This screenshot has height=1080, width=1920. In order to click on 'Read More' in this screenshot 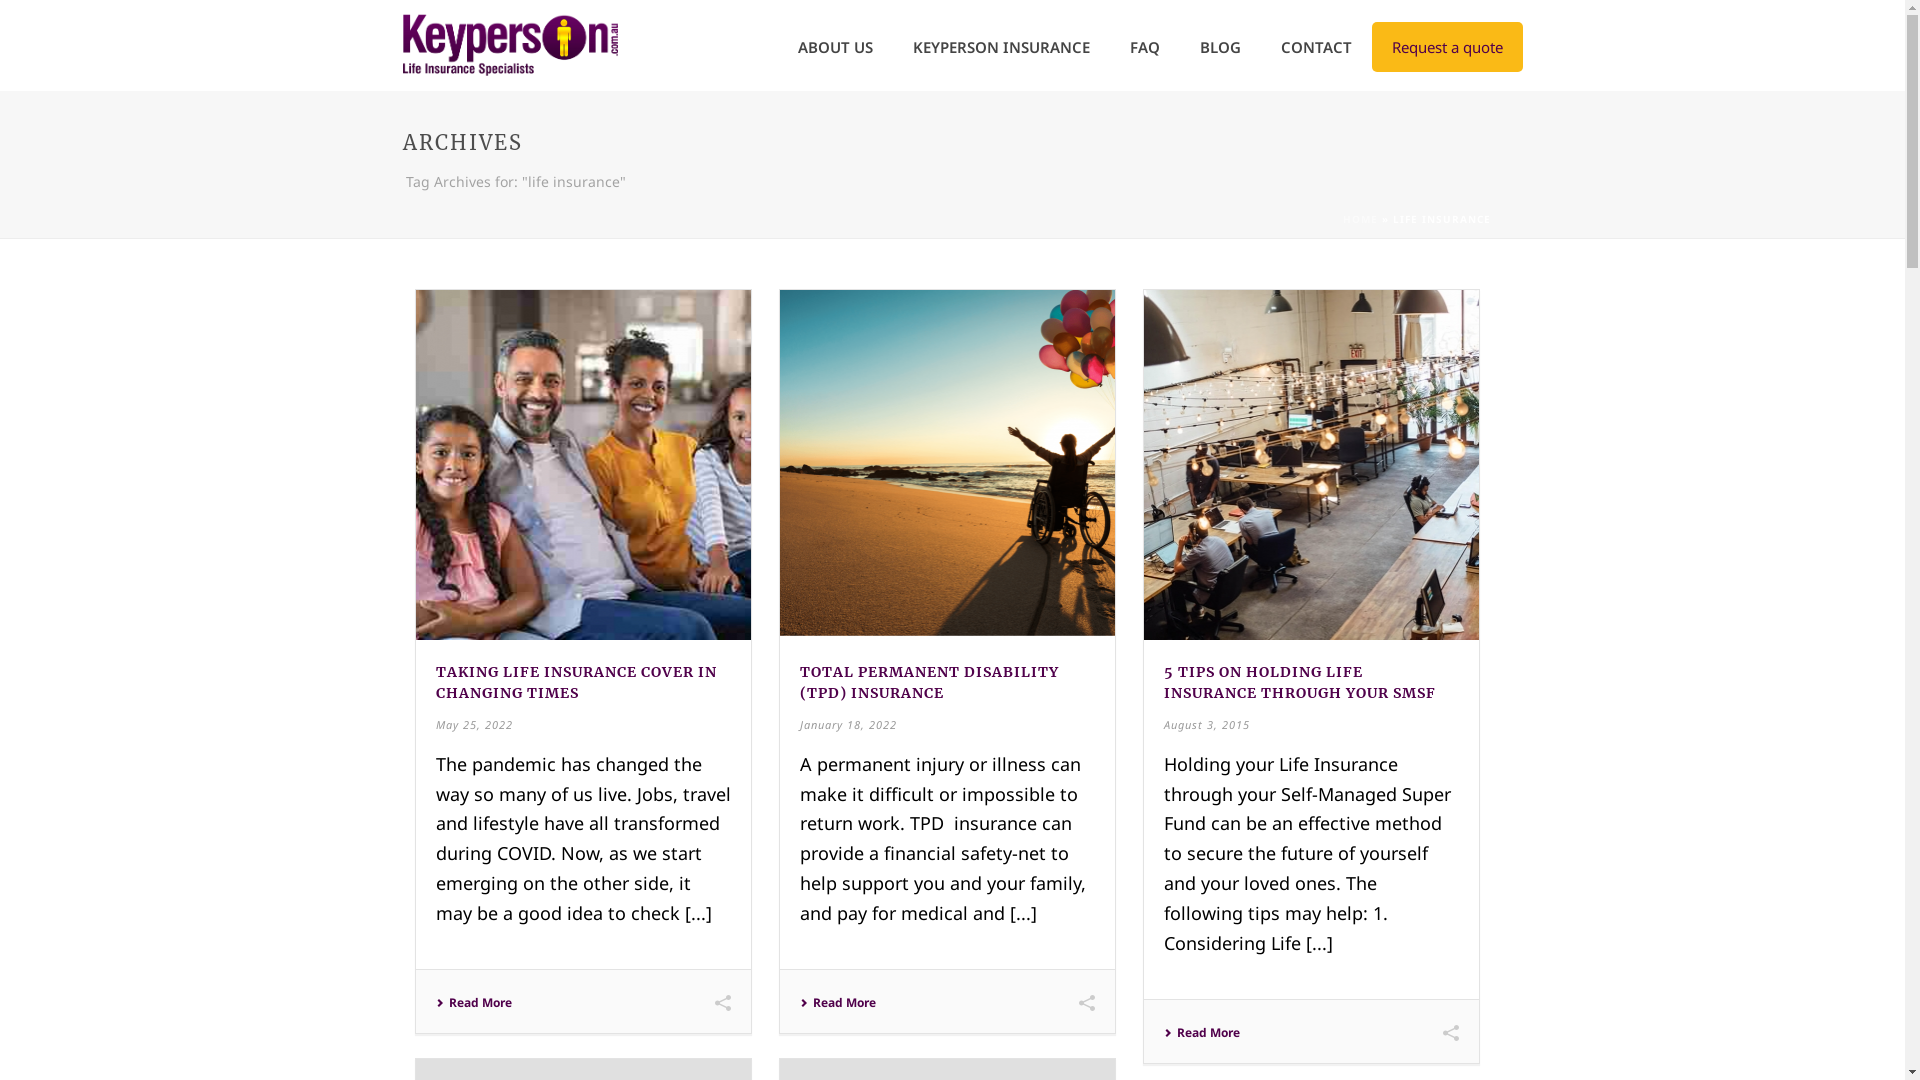, I will do `click(473, 1002)`.